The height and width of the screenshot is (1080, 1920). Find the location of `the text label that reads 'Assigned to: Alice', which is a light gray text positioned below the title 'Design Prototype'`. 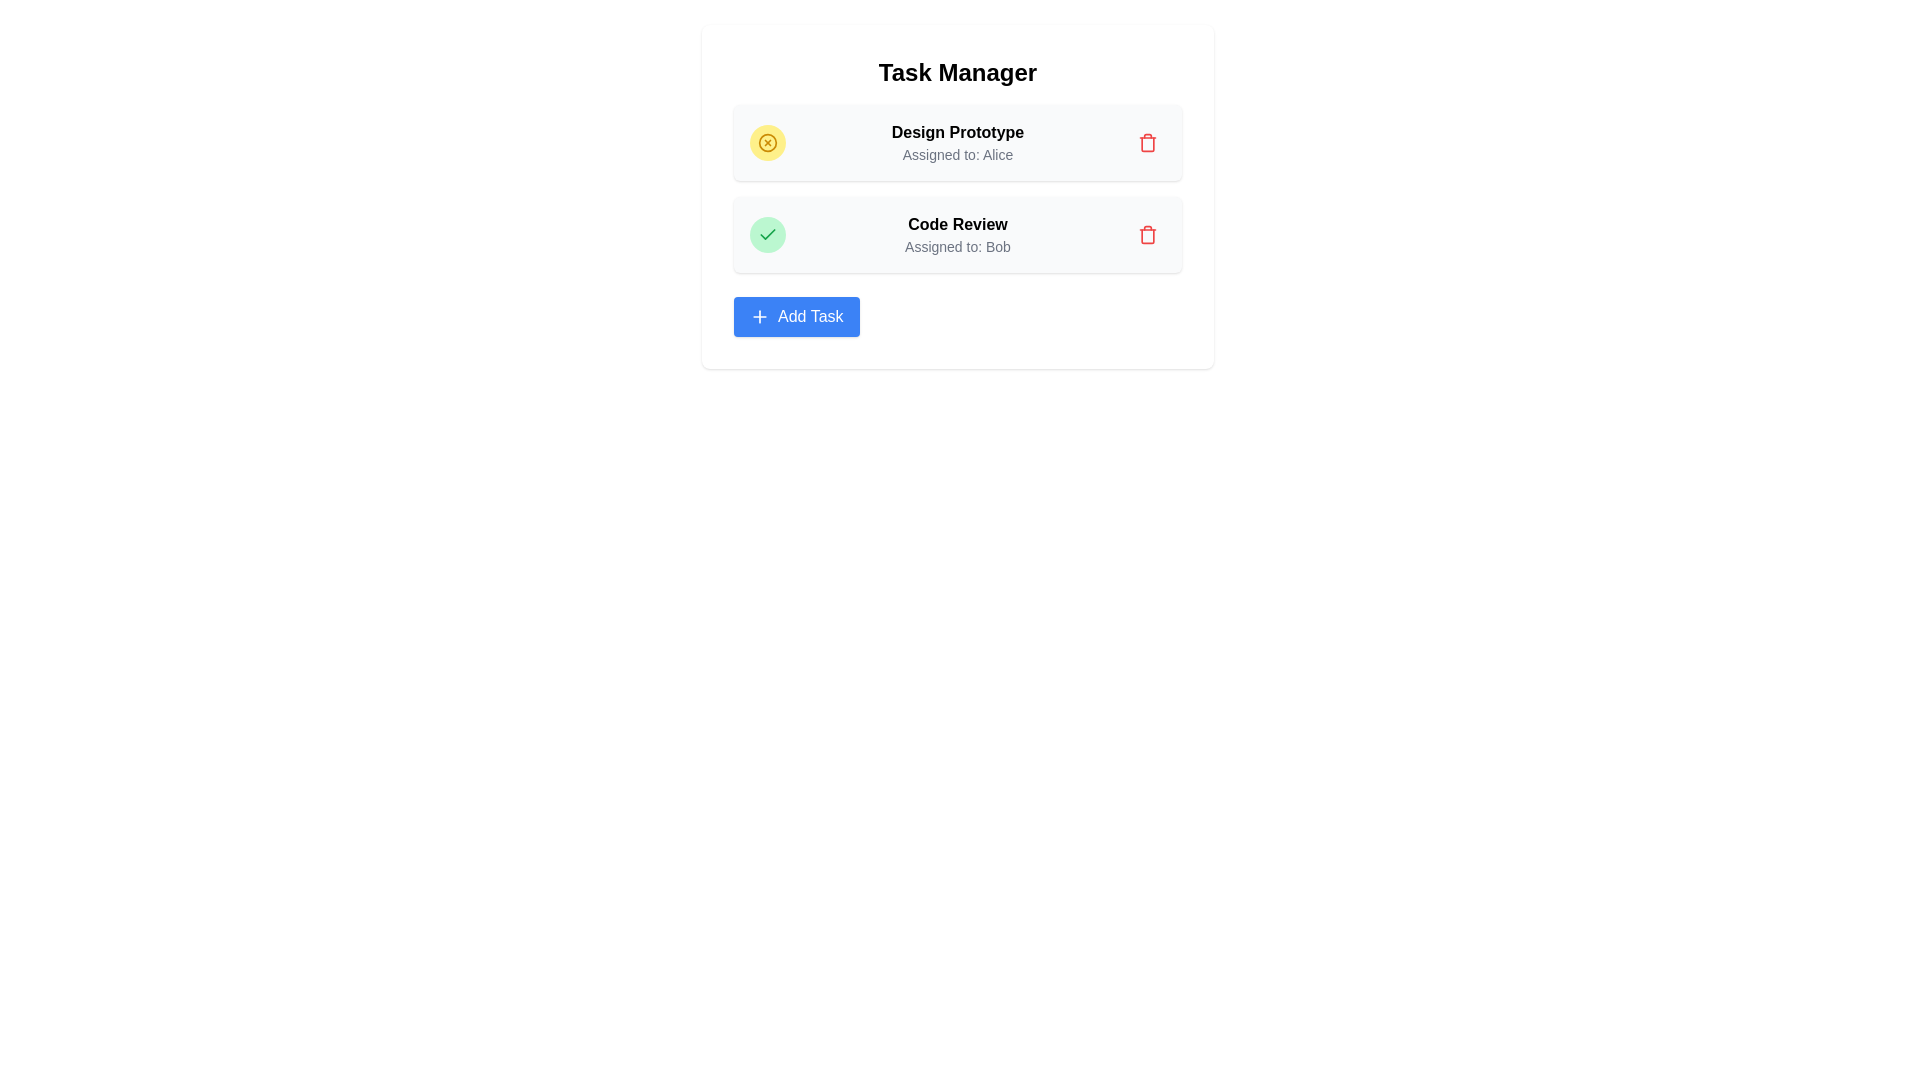

the text label that reads 'Assigned to: Alice', which is a light gray text positioned below the title 'Design Prototype' is located at coordinates (957, 153).